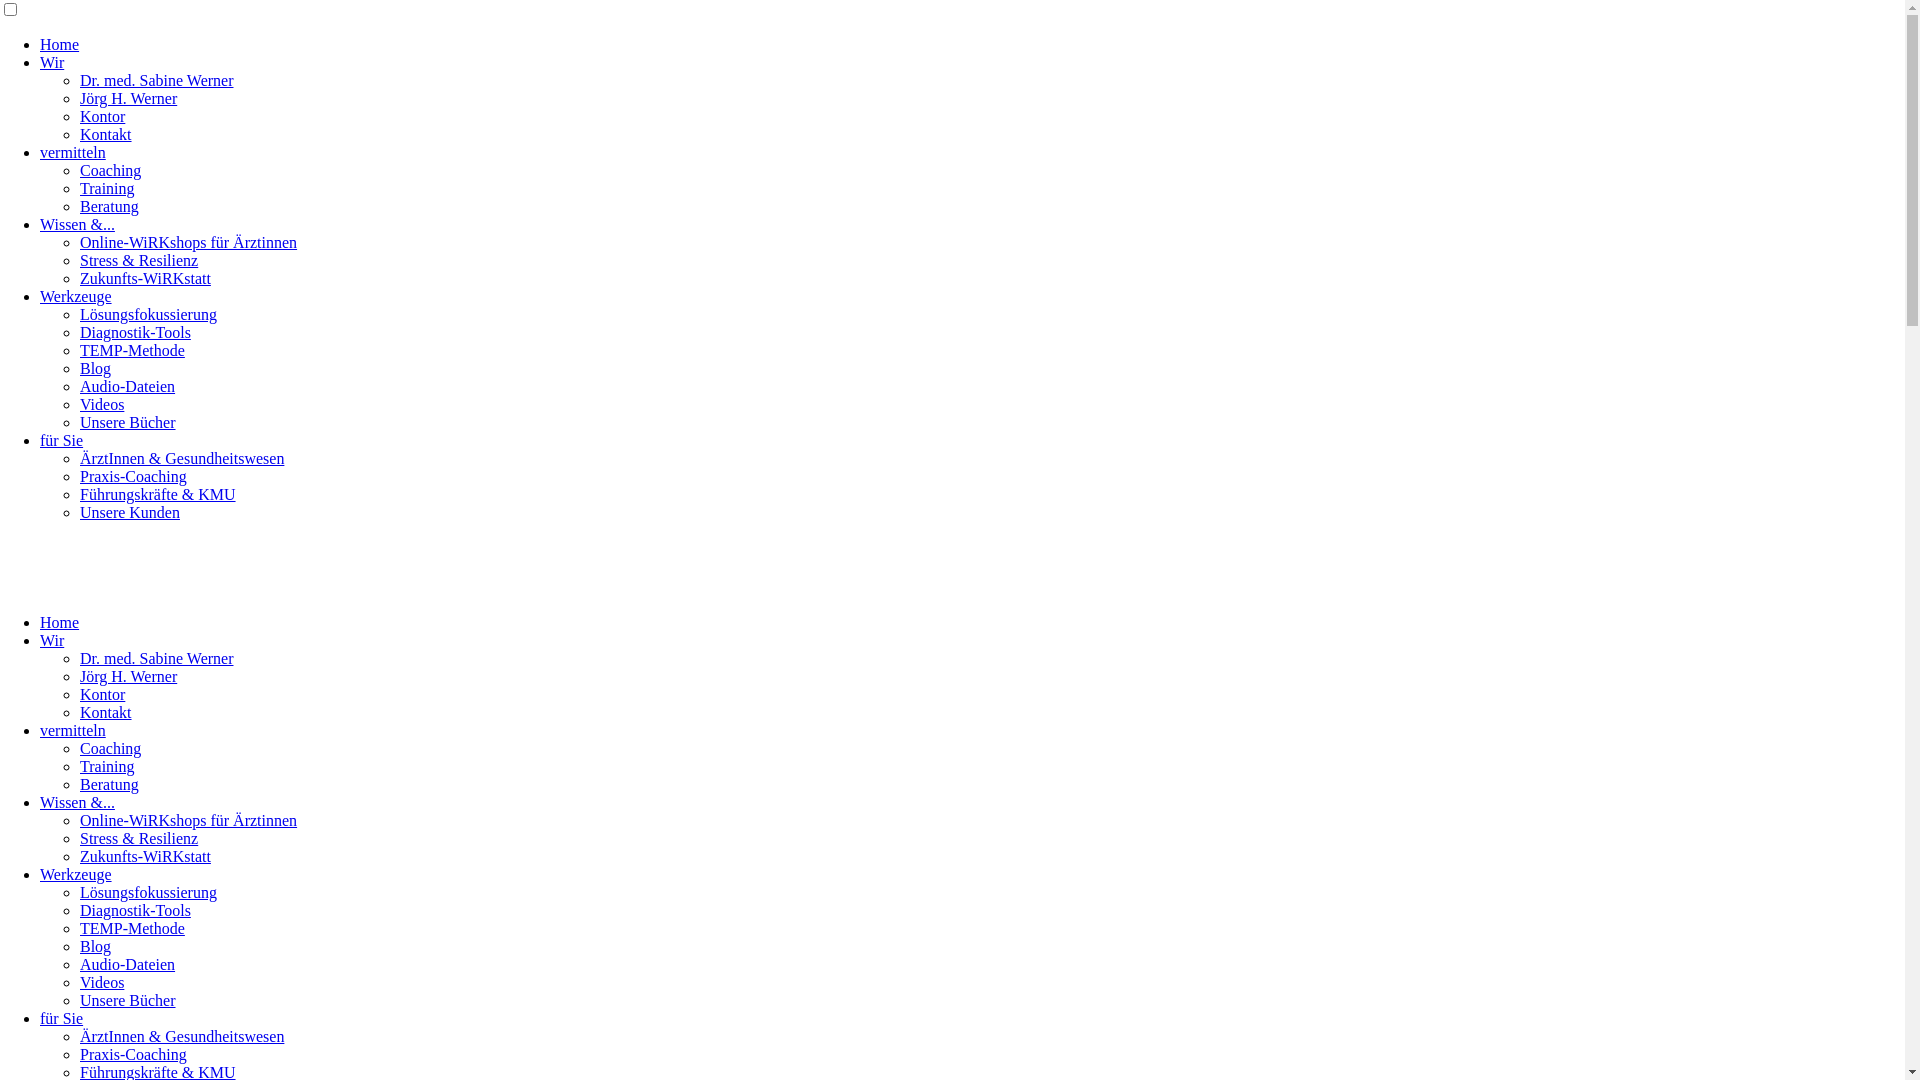  Describe the element at coordinates (72, 730) in the screenshot. I see `'vermitteln'` at that location.